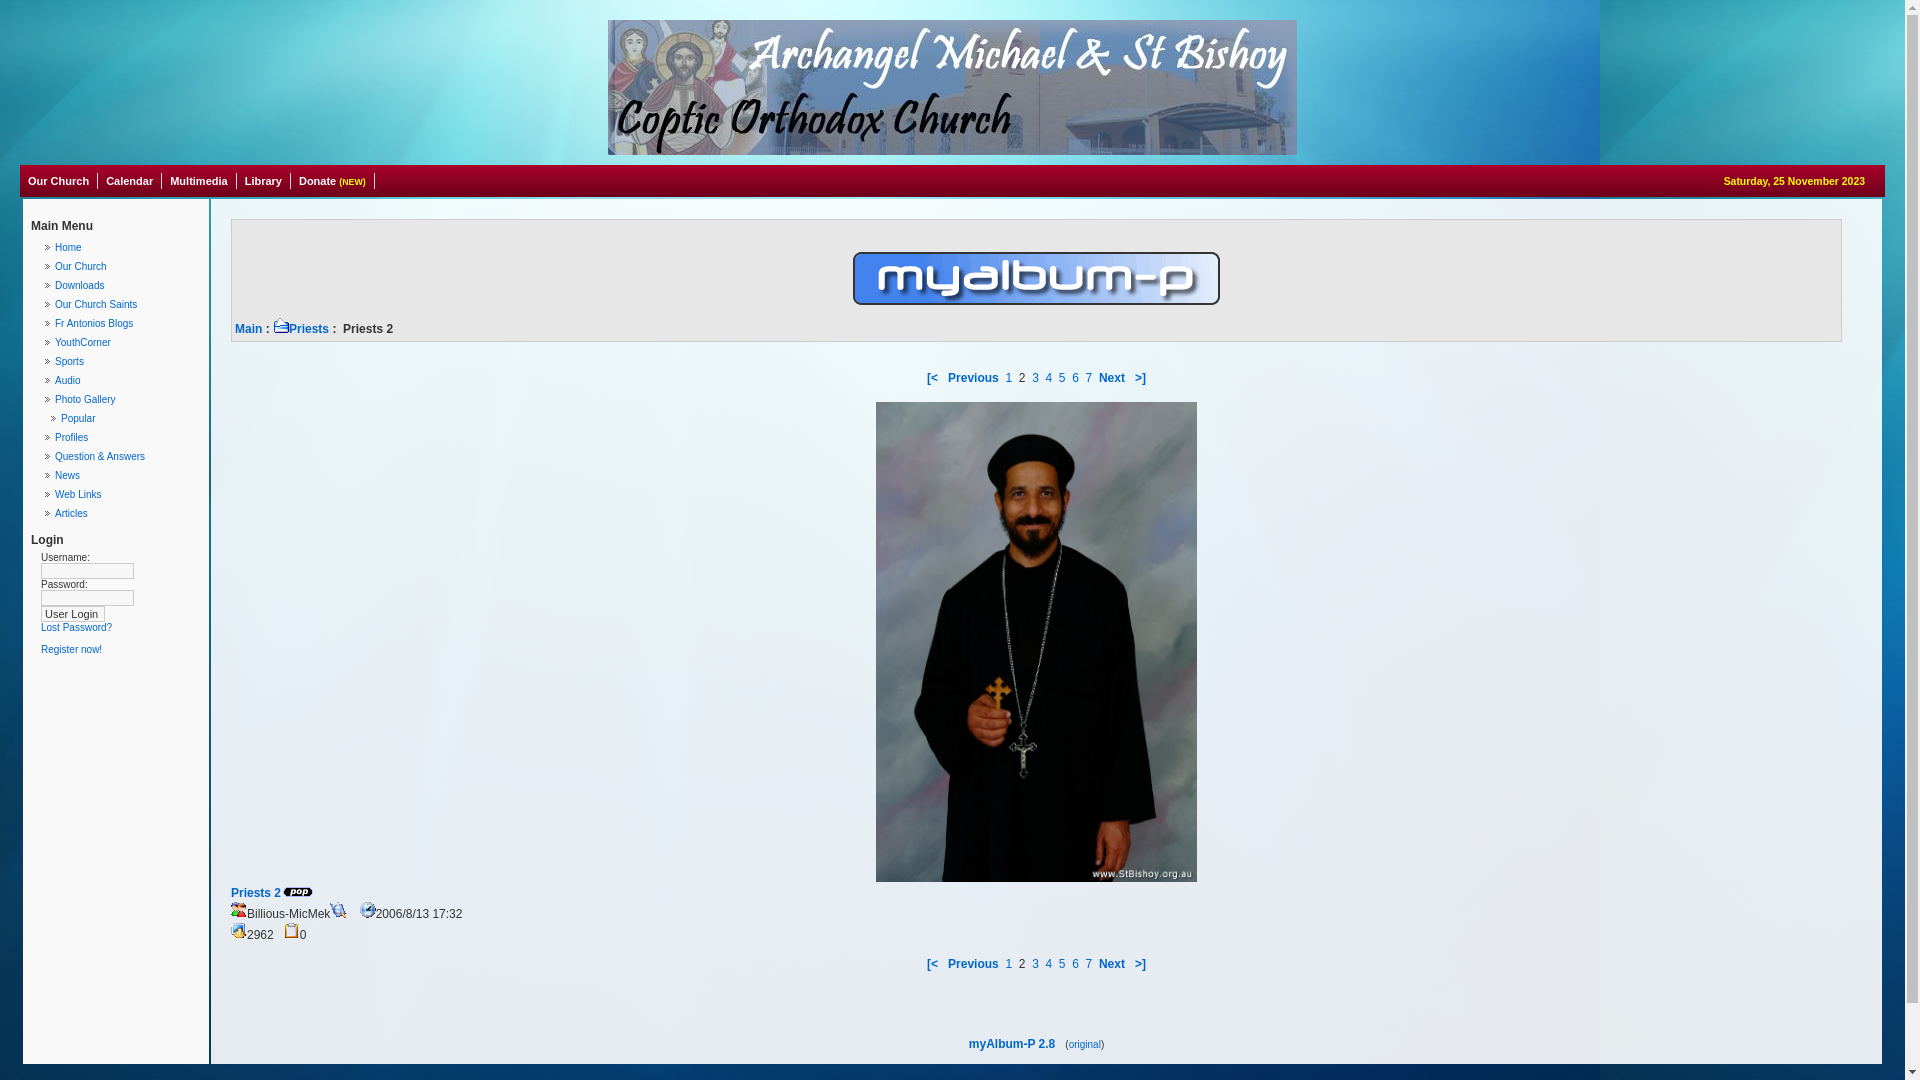 This screenshot has width=1920, height=1080. What do you see at coordinates (337, 910) in the screenshot?
I see `'More Photos from Billious-MicMek'` at bounding box center [337, 910].